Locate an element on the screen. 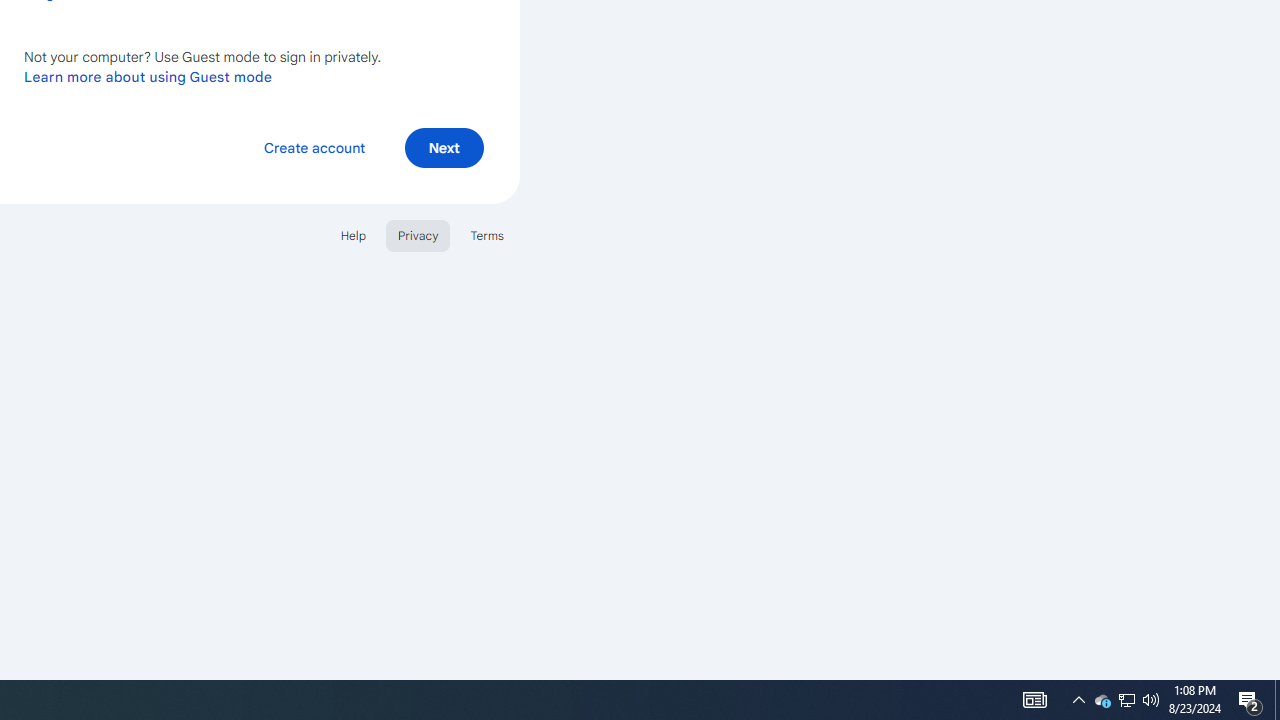 This screenshot has height=720, width=1280. 'Learn more about using Guest mode' is located at coordinates (147, 75).